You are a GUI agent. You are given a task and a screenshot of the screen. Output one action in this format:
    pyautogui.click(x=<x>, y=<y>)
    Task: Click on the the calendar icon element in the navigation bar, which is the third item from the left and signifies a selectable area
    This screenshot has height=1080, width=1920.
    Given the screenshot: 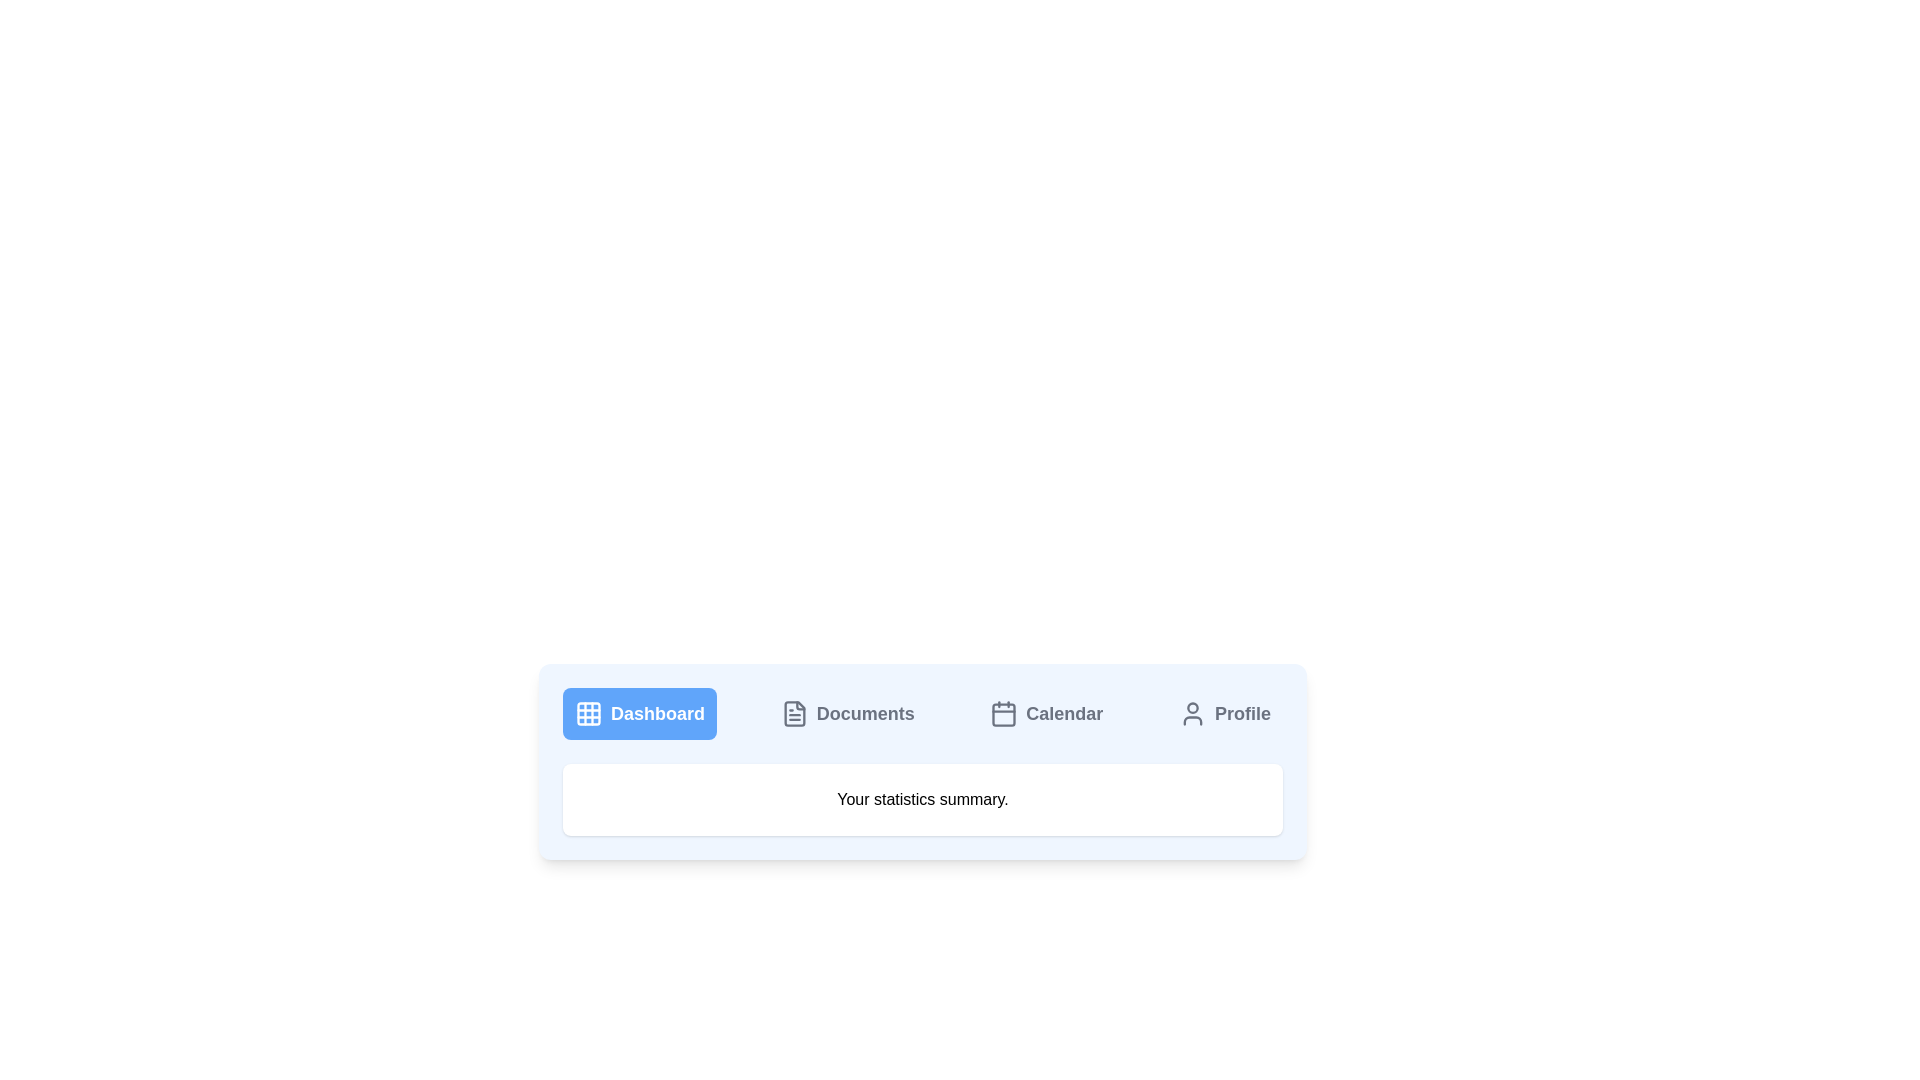 What is the action you would take?
    pyautogui.click(x=1004, y=714)
    